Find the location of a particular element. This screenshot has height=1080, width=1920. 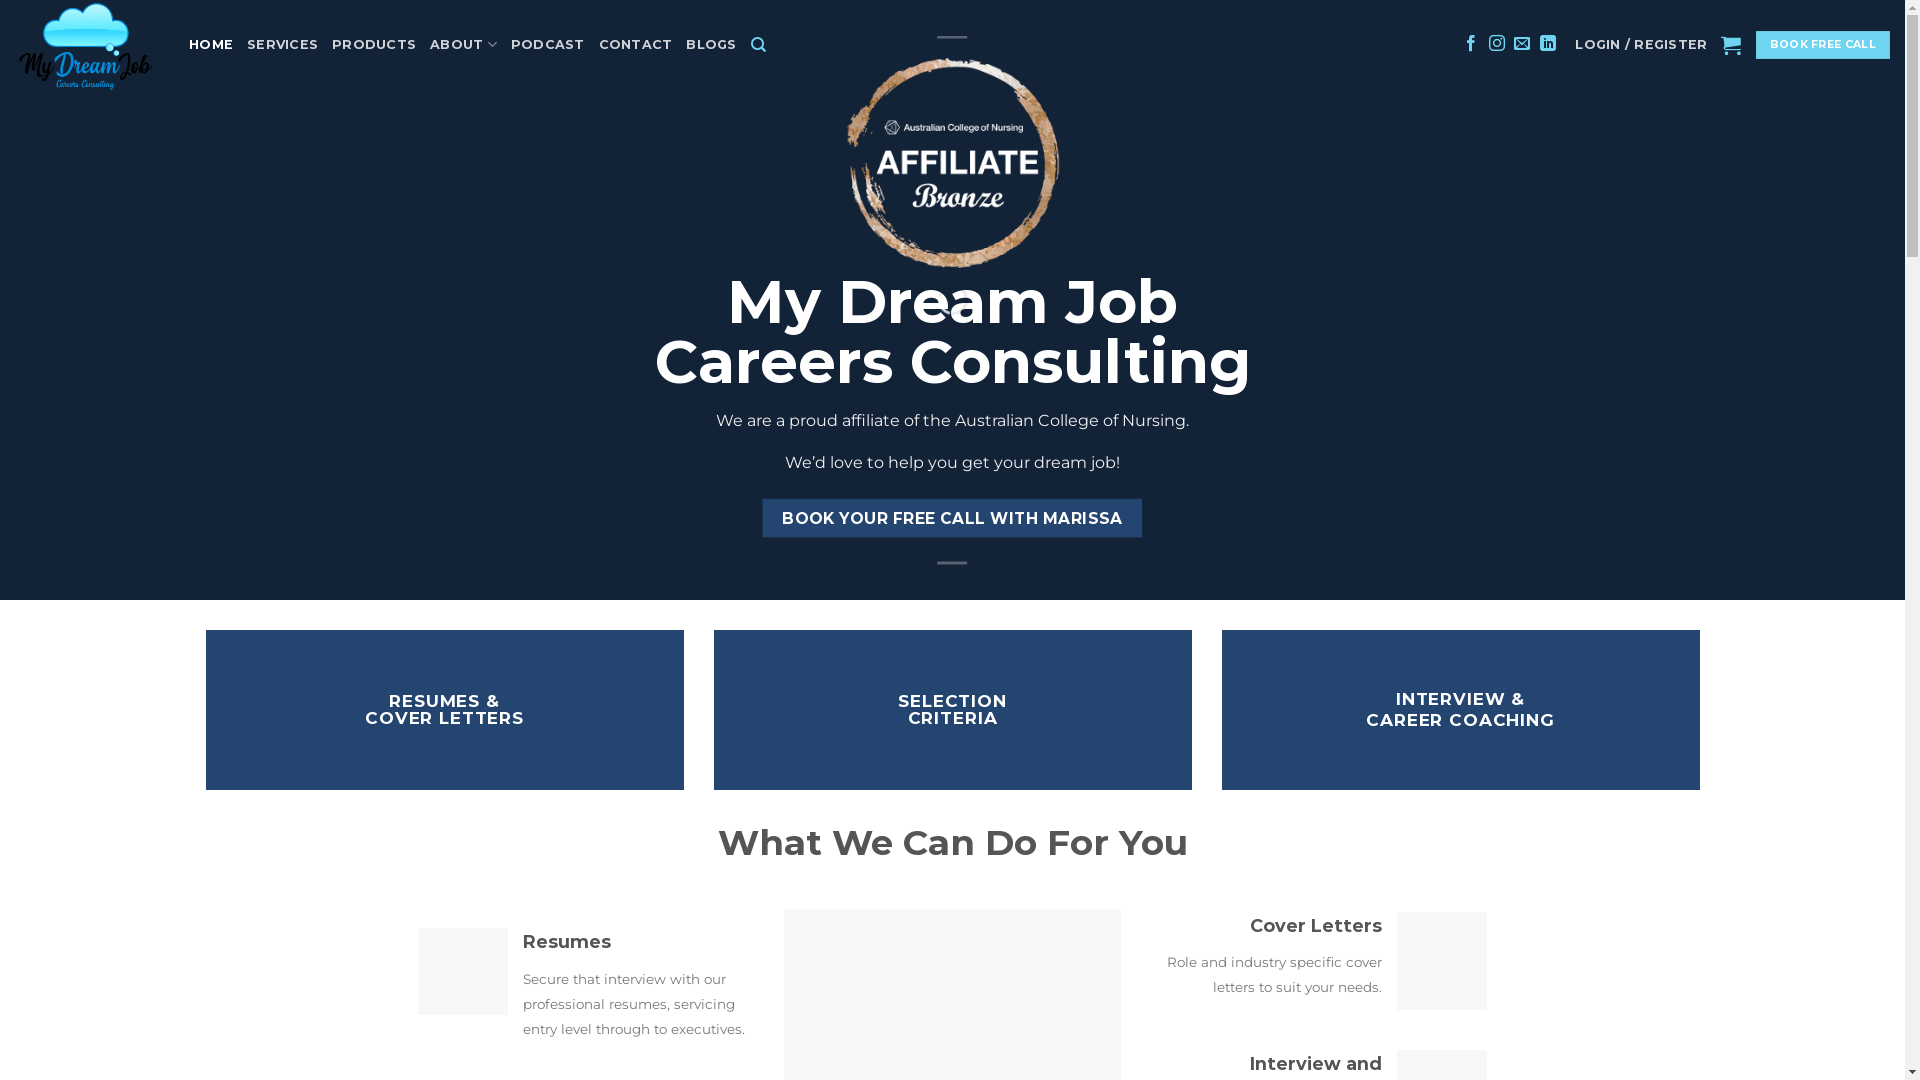

'BOOK YOUR FREE CALL WITH MARISSA' is located at coordinates (950, 517).